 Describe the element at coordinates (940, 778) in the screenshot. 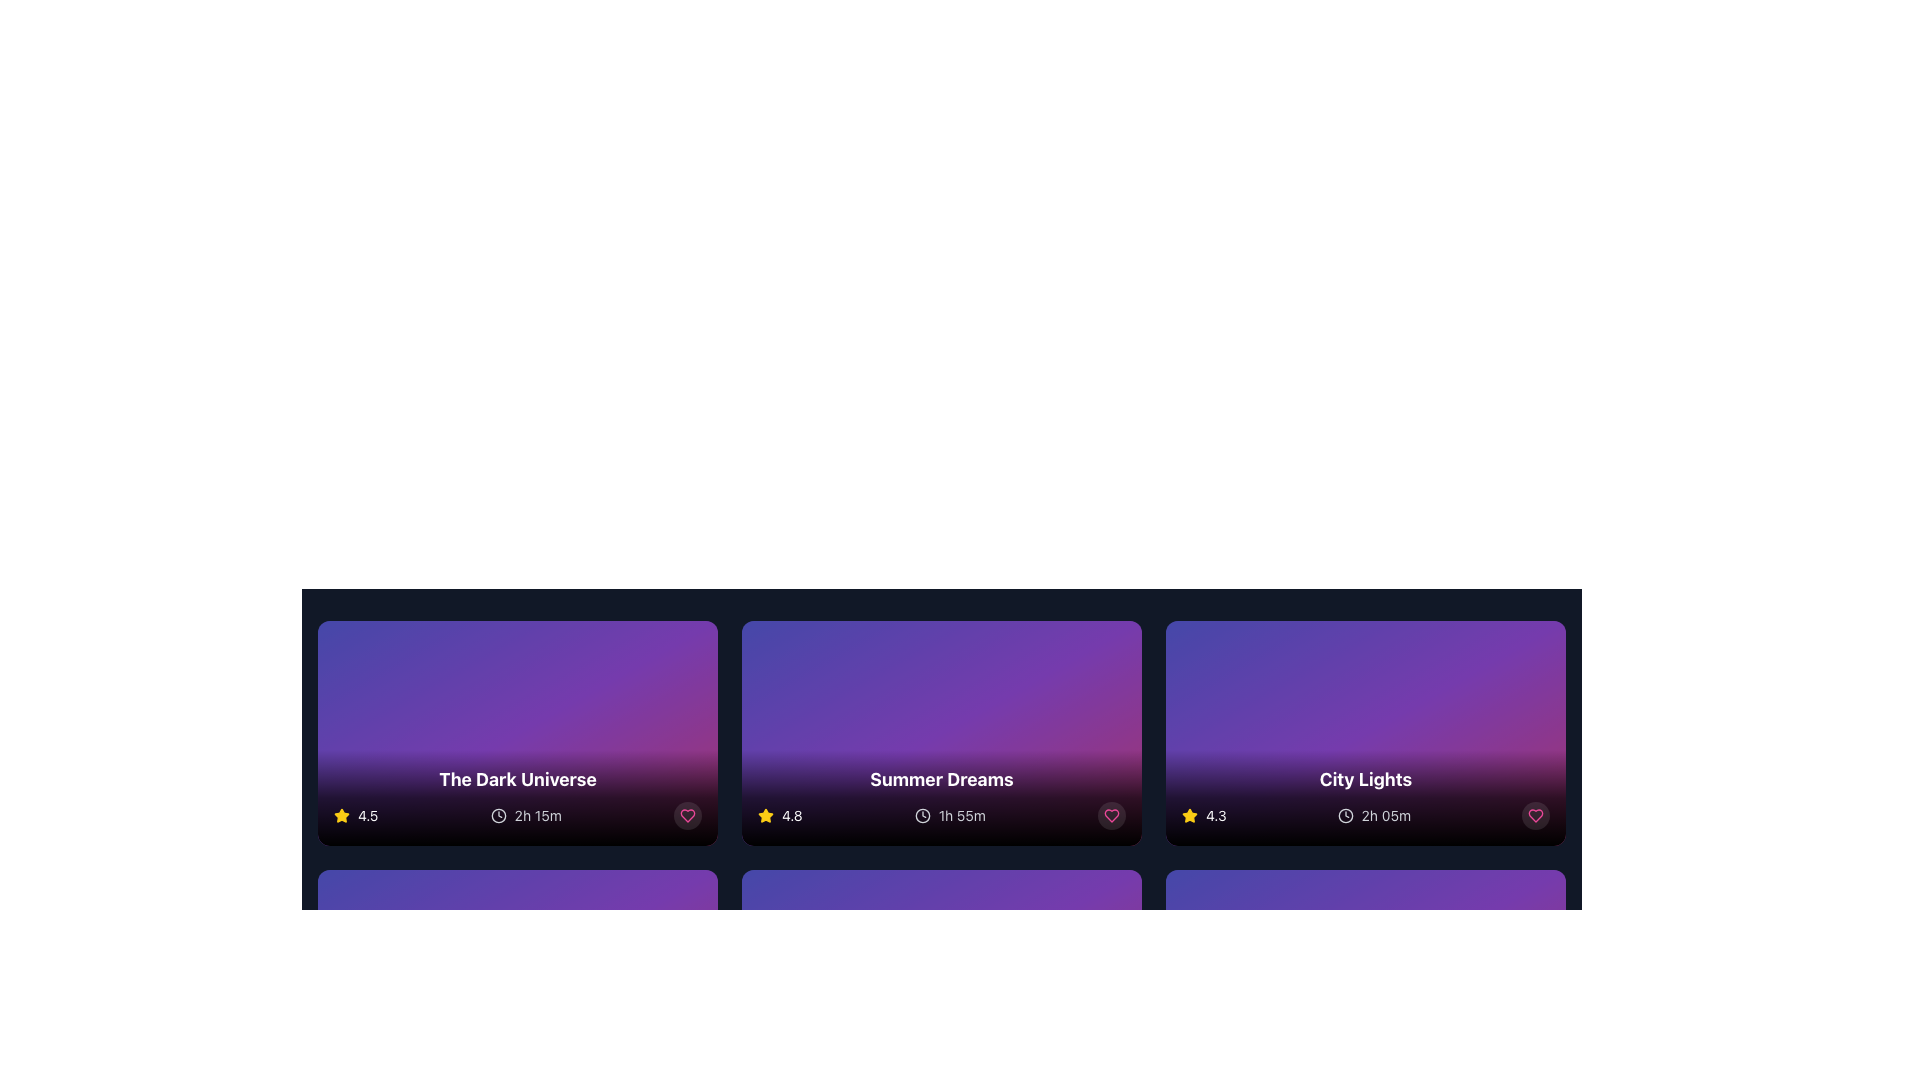

I see `the bold white text label reading 'Summer Dreams' located in the central card of the second row, positioned above additional icons and text elements` at that location.